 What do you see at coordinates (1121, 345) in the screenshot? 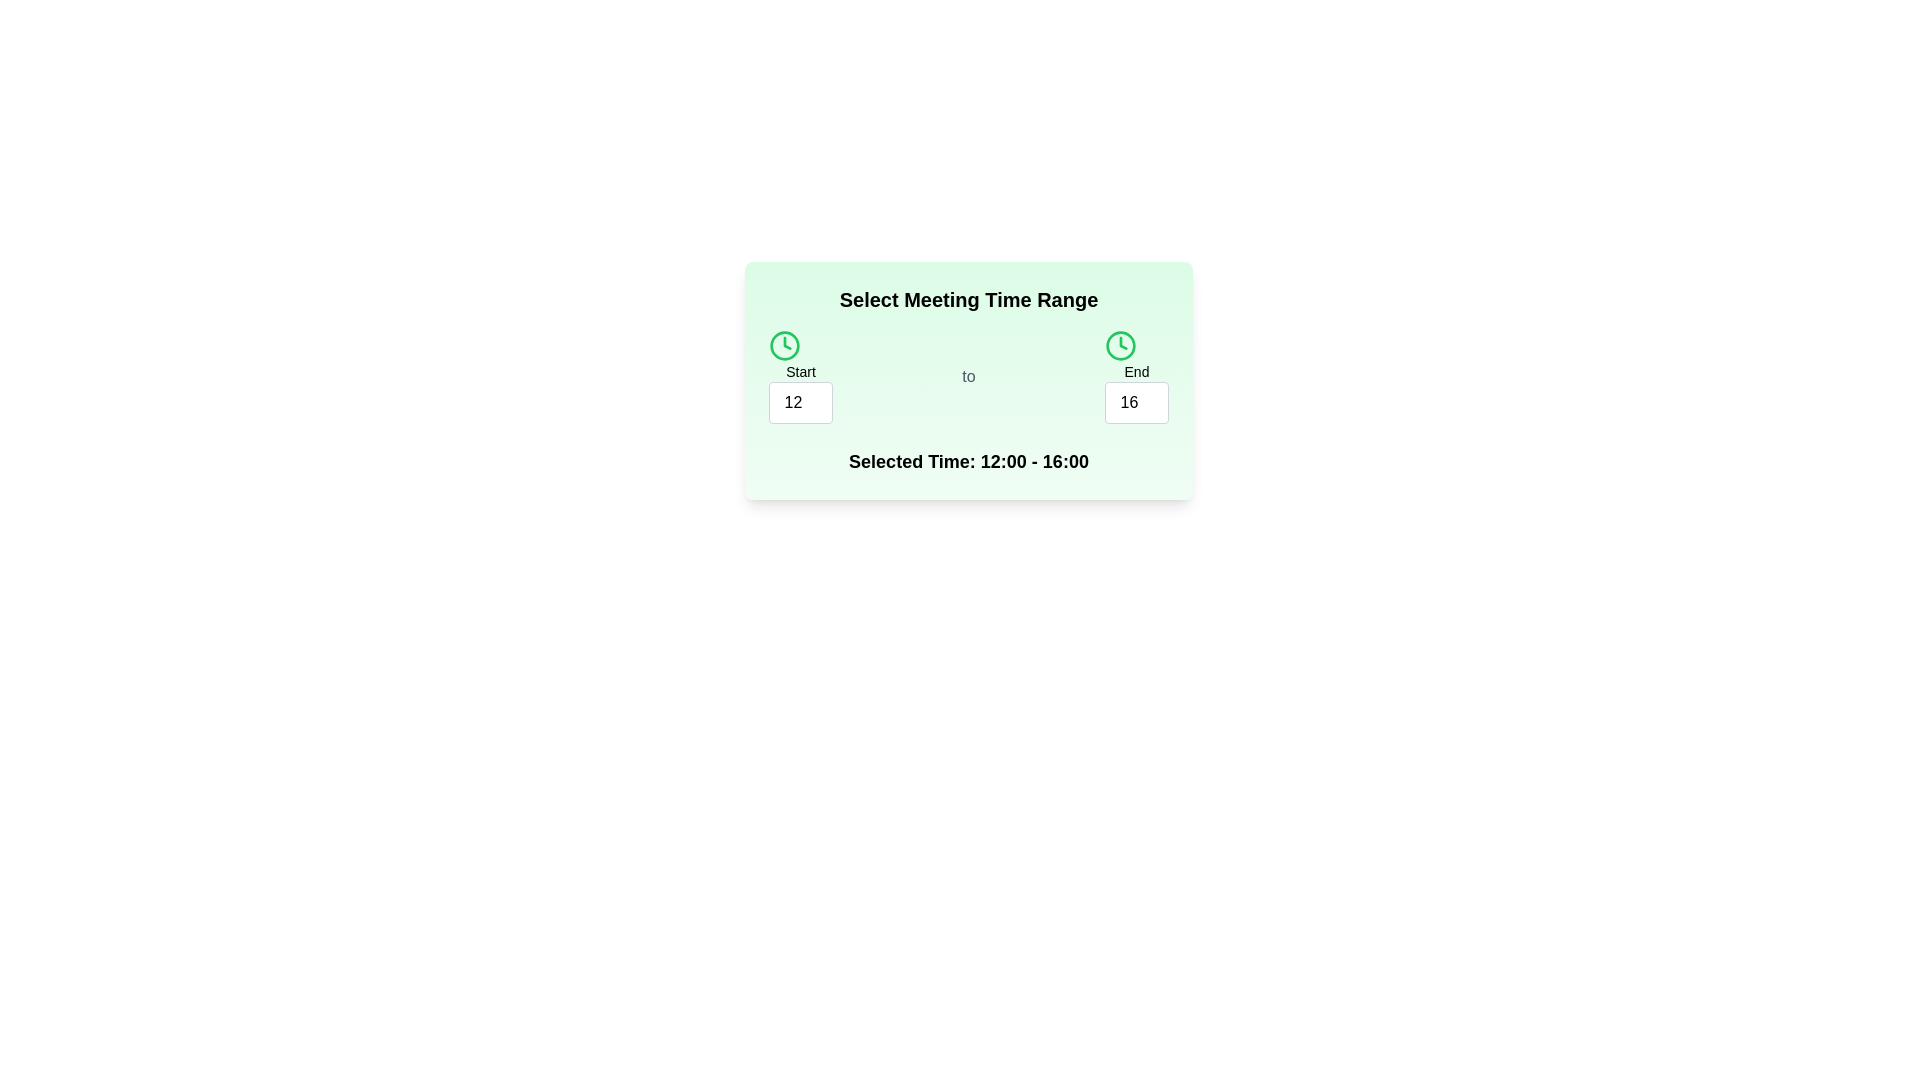
I see `the clock icon labeled end` at bounding box center [1121, 345].